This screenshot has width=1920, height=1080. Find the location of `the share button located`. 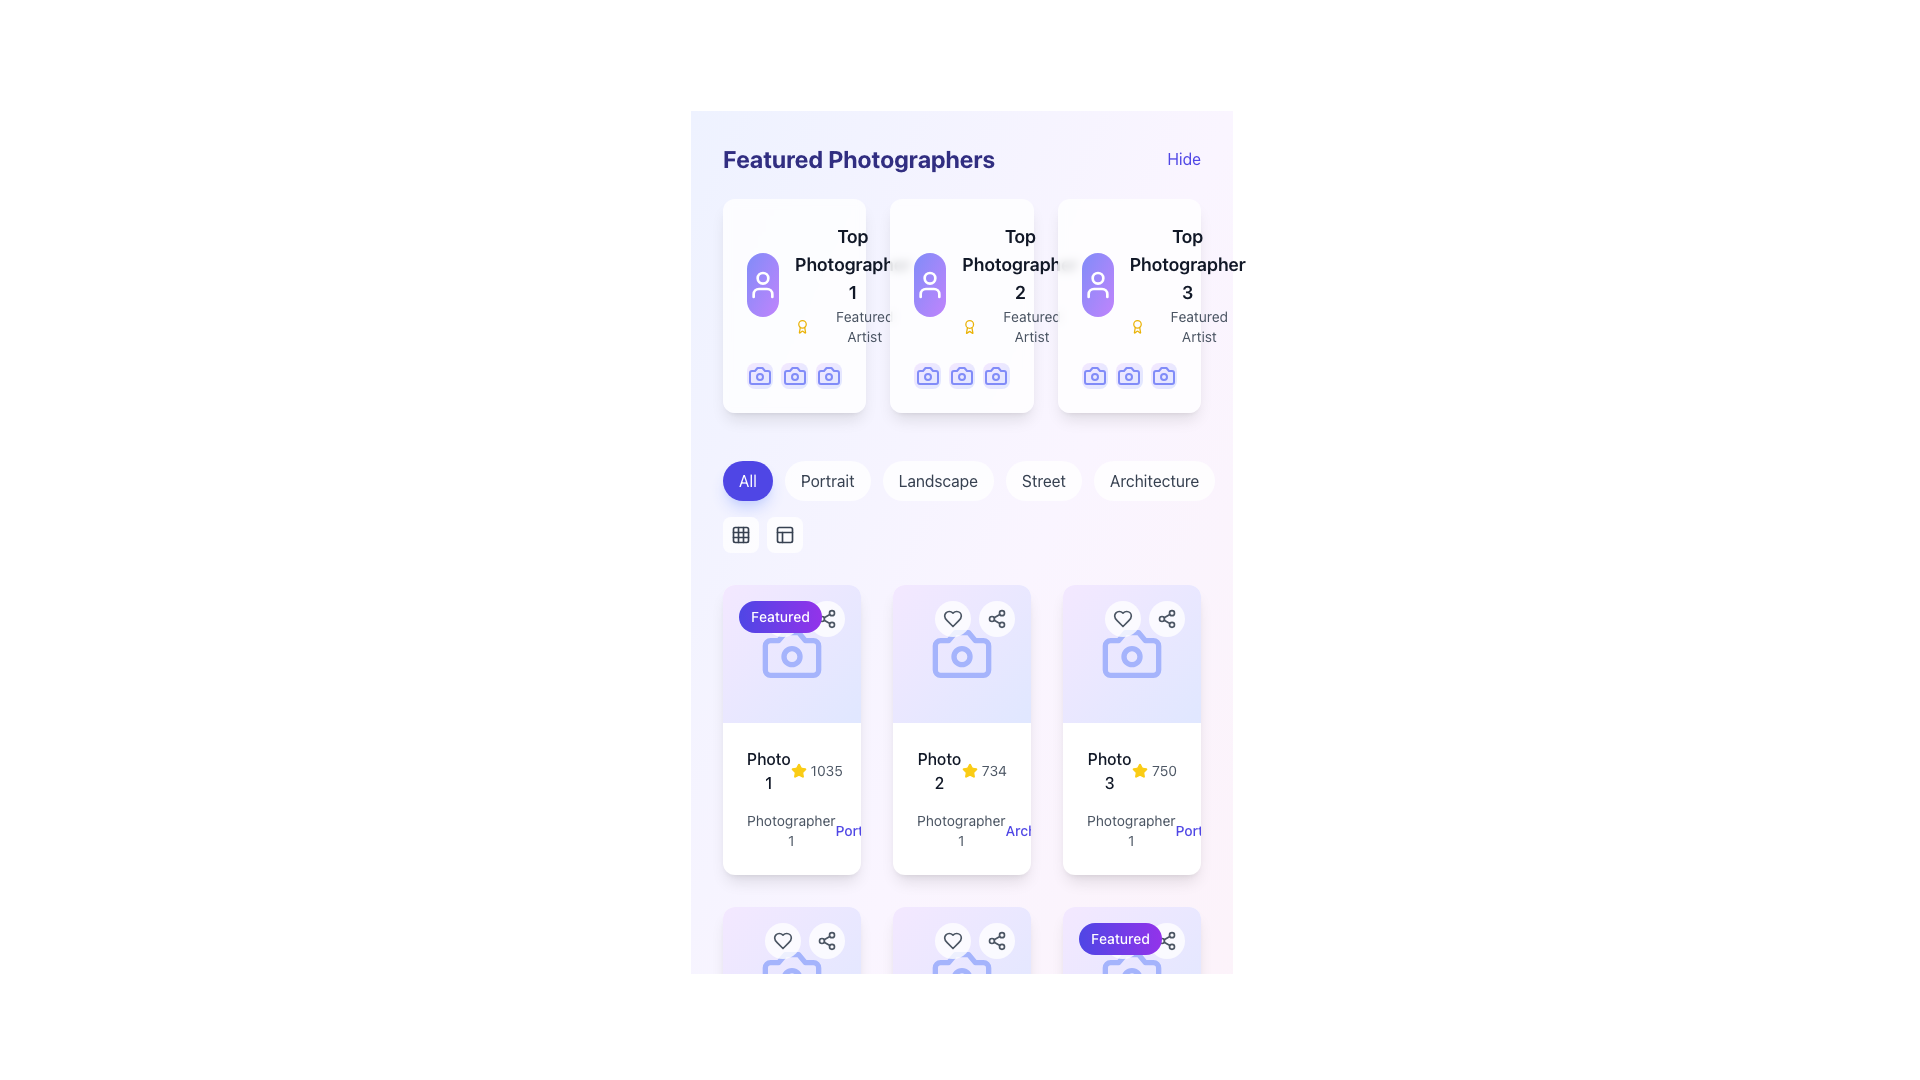

the share button located is located at coordinates (1166, 617).